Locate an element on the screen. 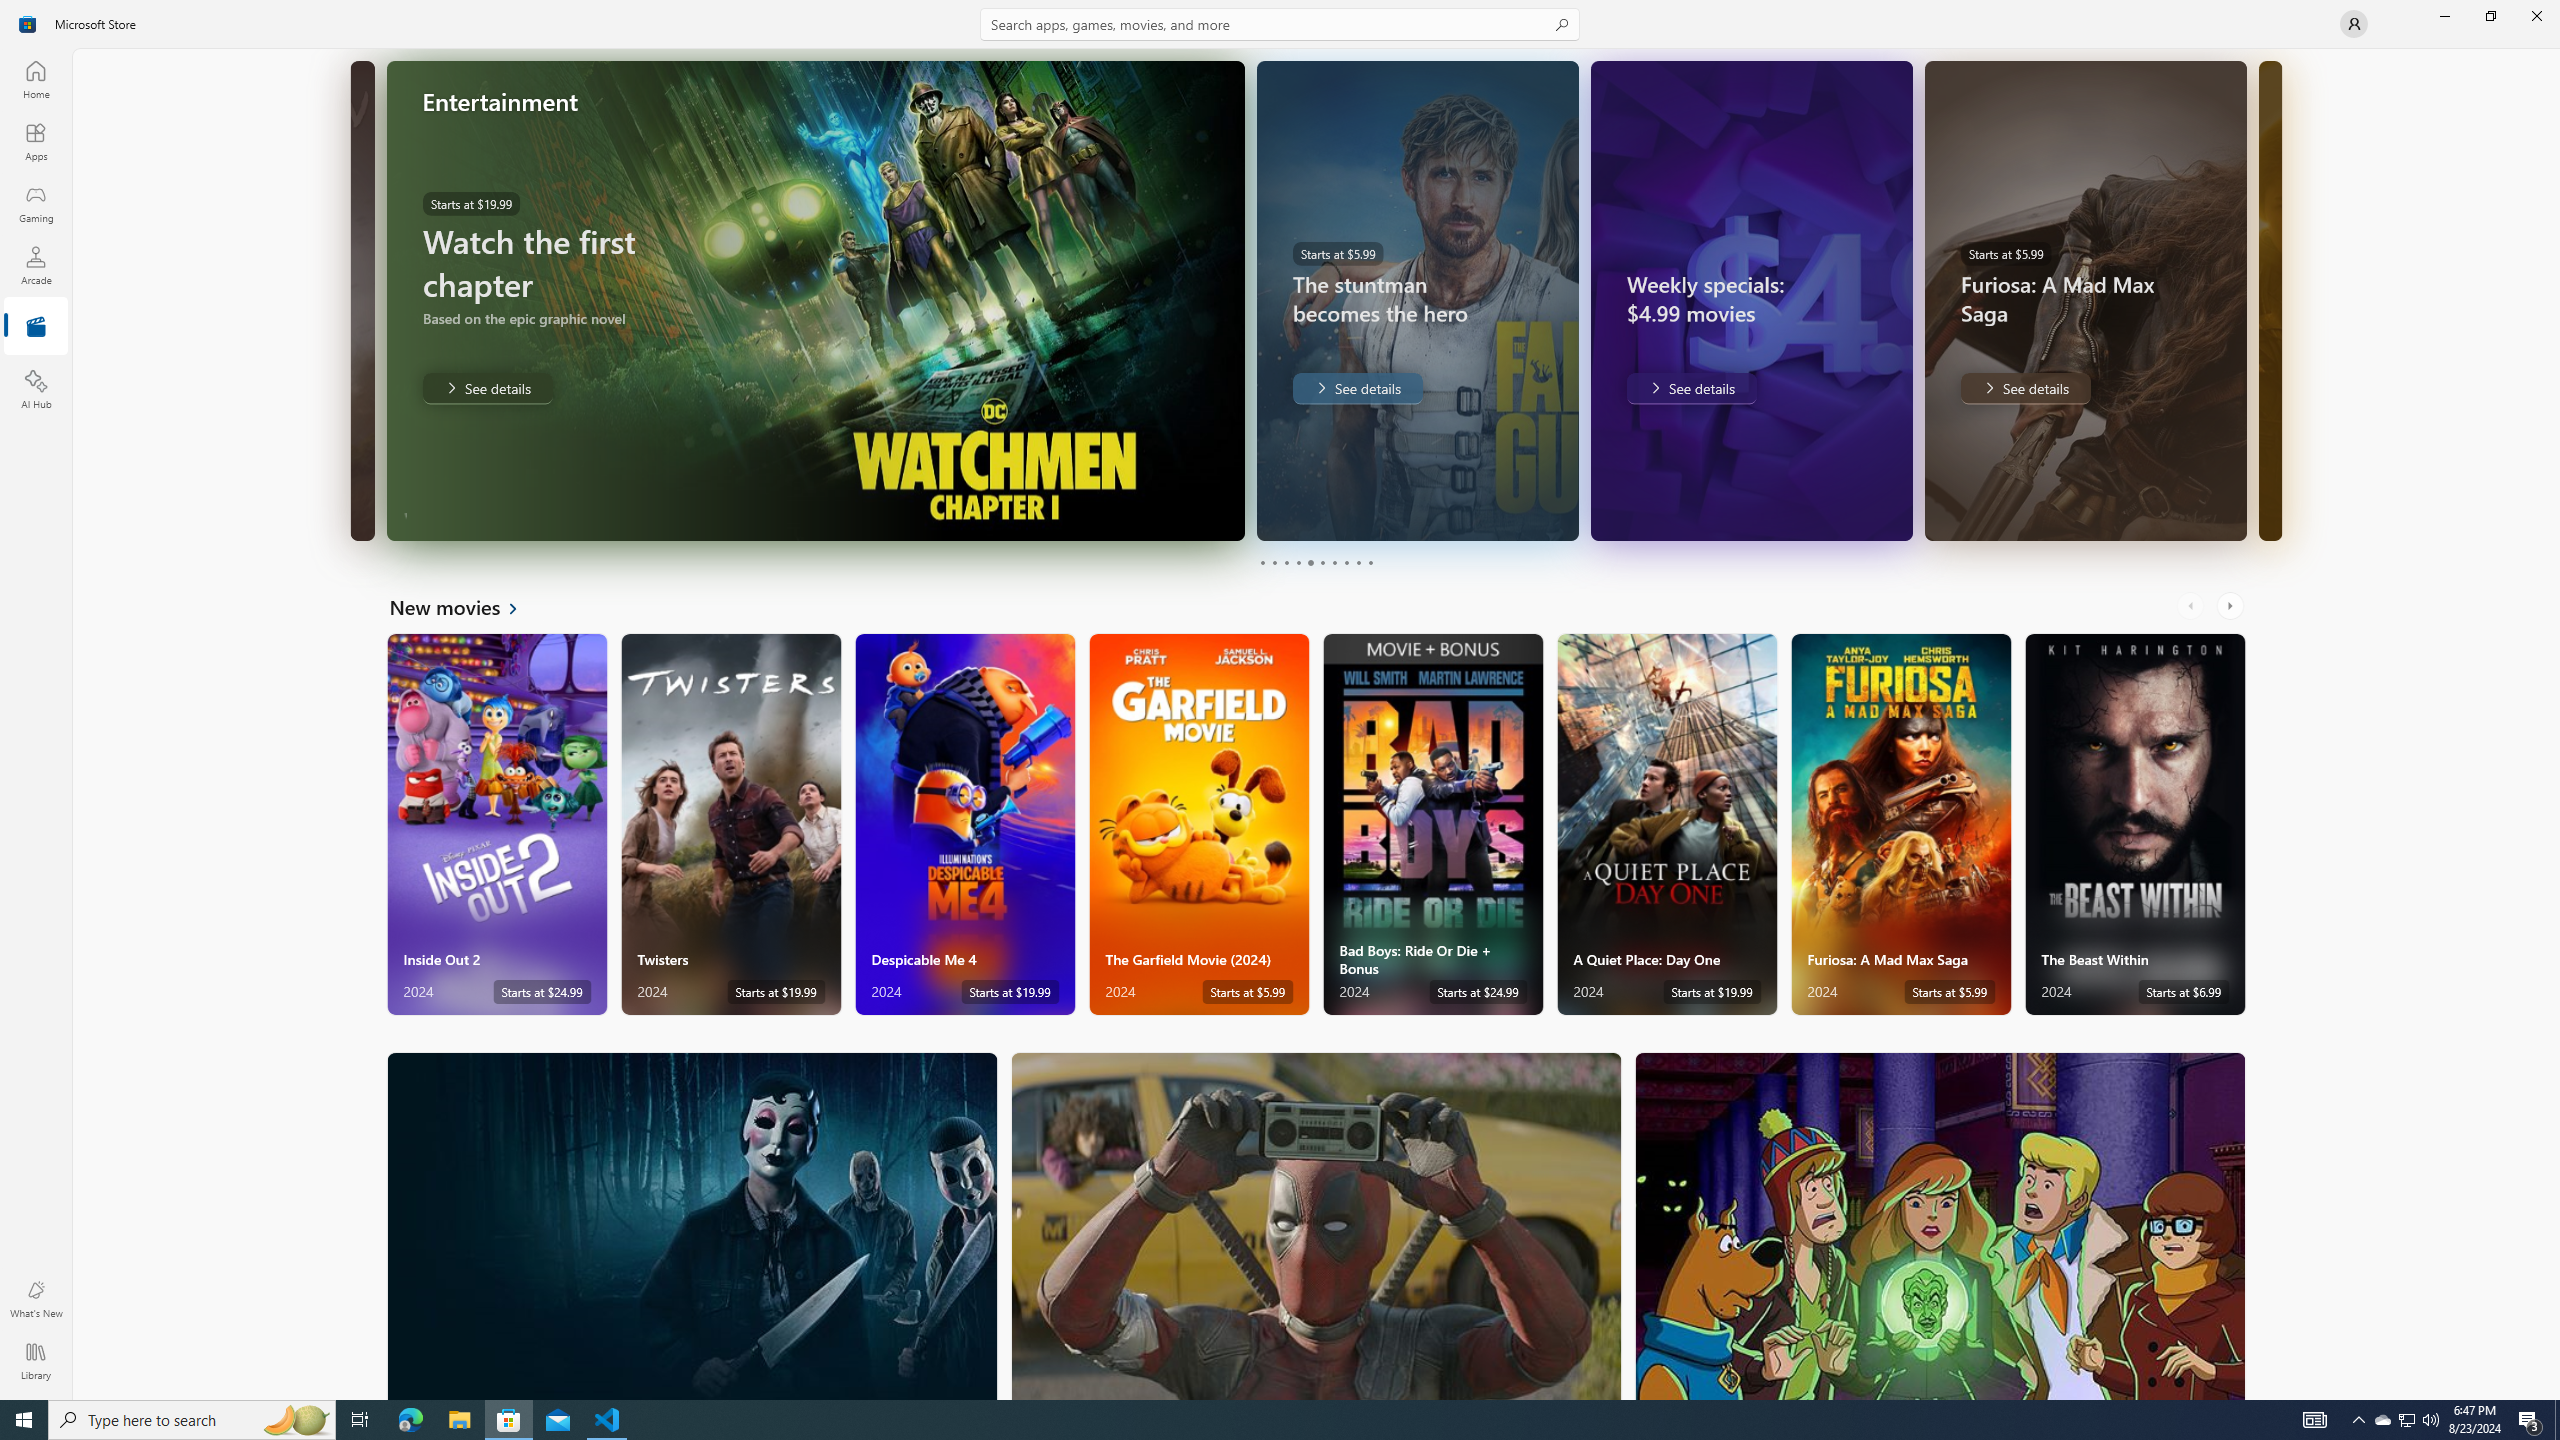 This screenshot has width=2560, height=1440. 'Class: Image' is located at coordinates (28, 22).